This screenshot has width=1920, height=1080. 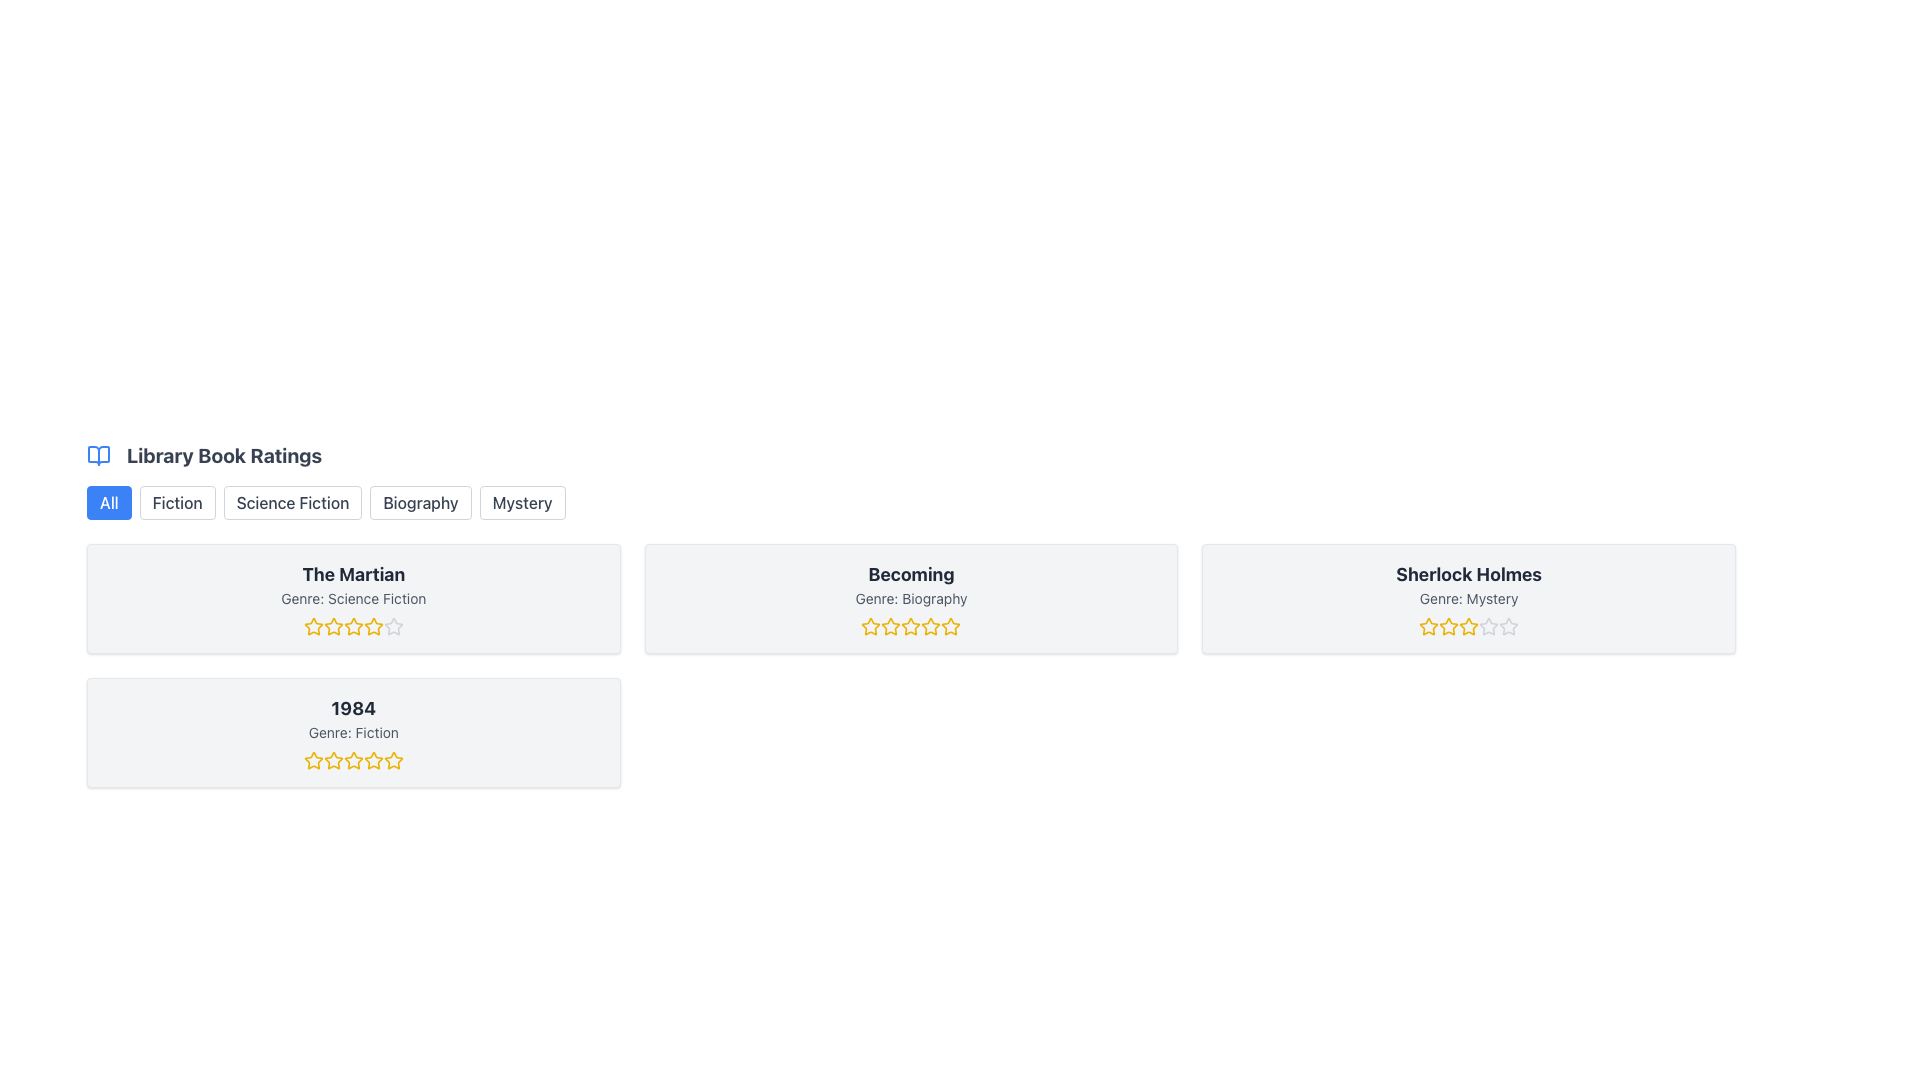 I want to click on the third Rating Star icon in the five-star rating system for the book 'Becoming' in the Biography genre, so click(x=950, y=625).